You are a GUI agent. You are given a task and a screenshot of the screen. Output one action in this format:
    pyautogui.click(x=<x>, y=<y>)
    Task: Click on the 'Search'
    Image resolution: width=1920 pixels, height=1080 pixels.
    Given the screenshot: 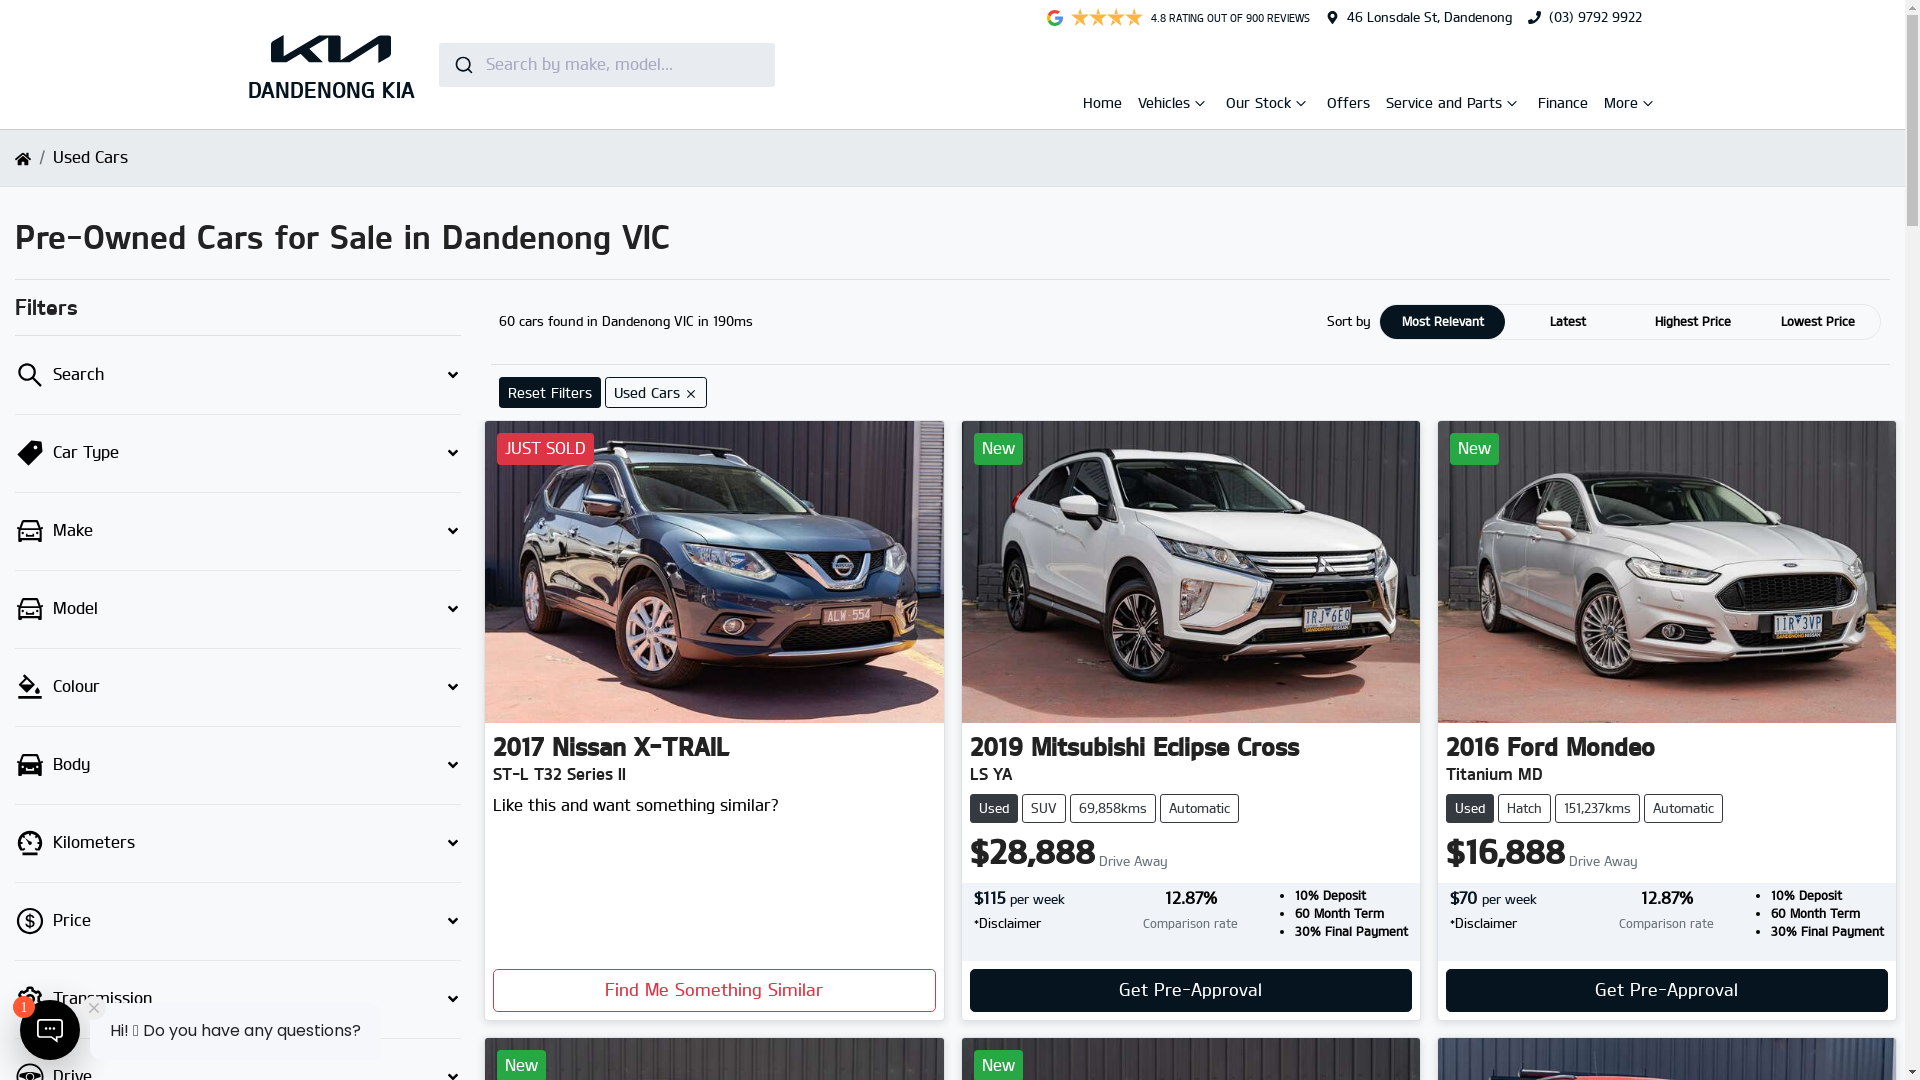 What is the action you would take?
    pyautogui.click(x=238, y=375)
    